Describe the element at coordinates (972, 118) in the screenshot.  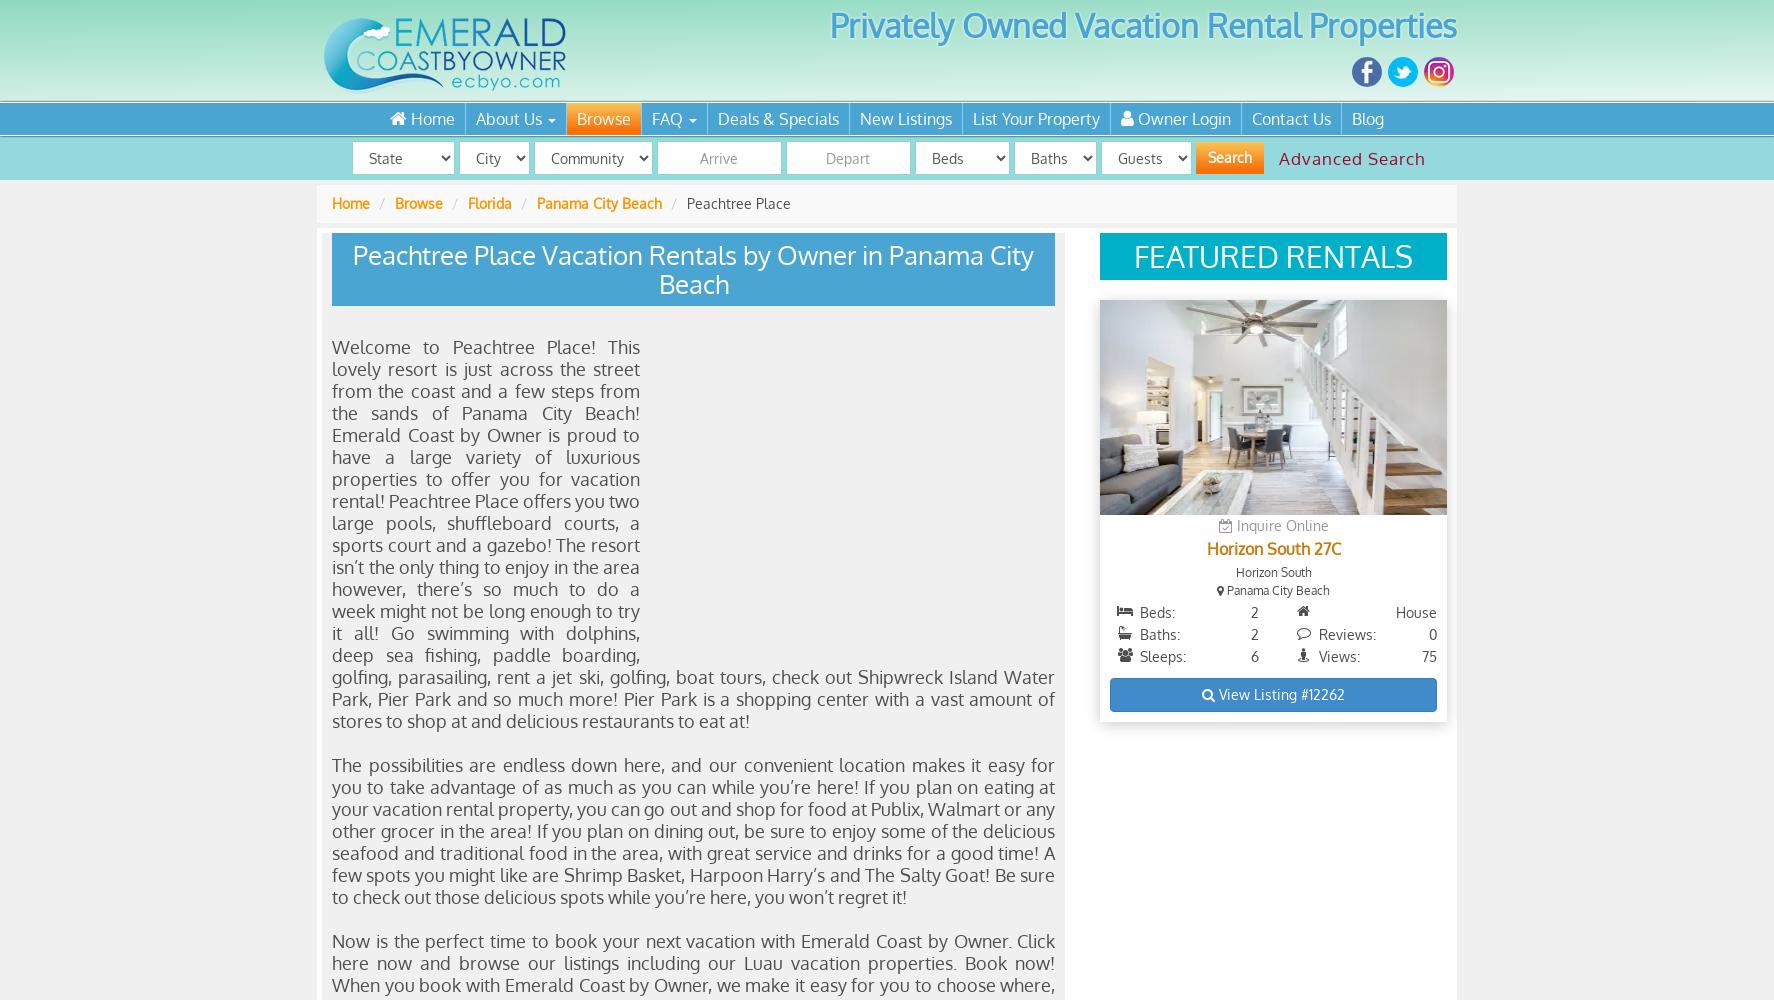
I see `'List Your Property'` at that location.